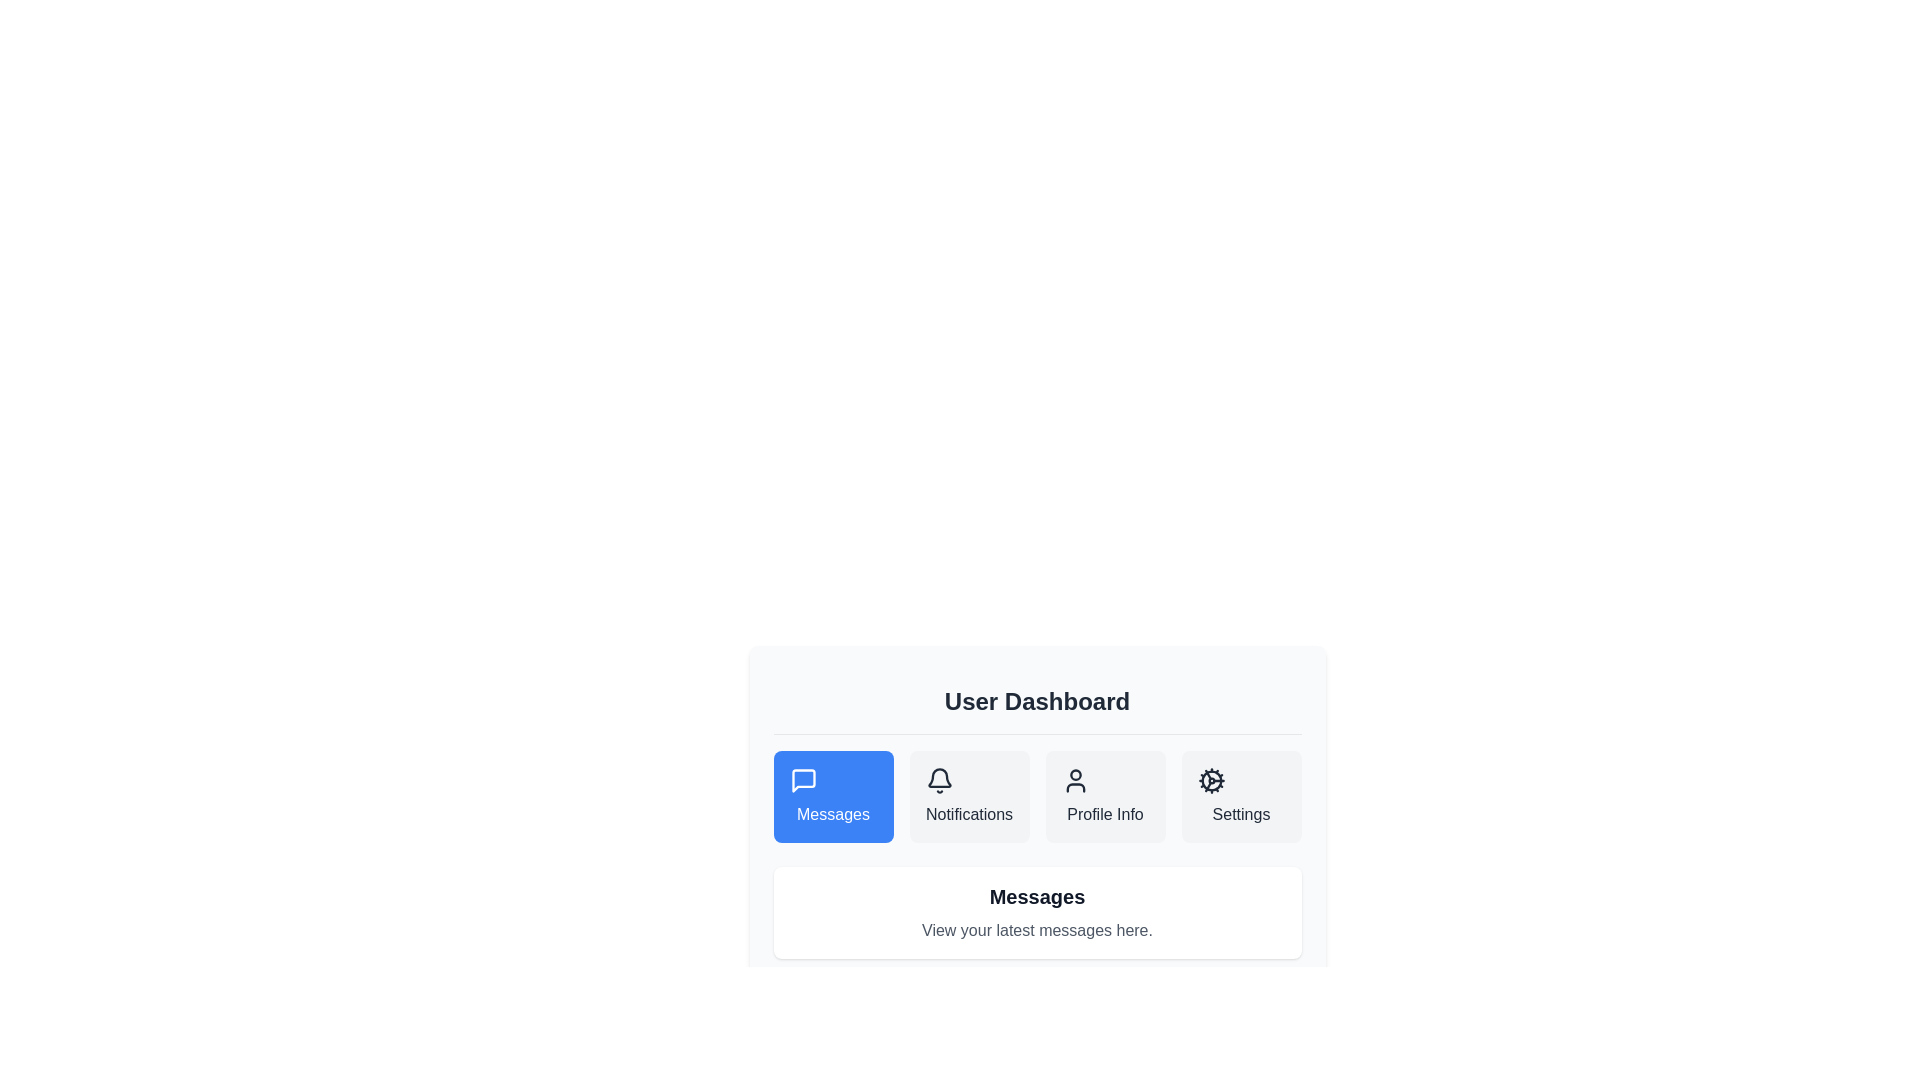 The width and height of the screenshot is (1920, 1080). I want to click on the Notifications icon to inspect it, so click(938, 779).